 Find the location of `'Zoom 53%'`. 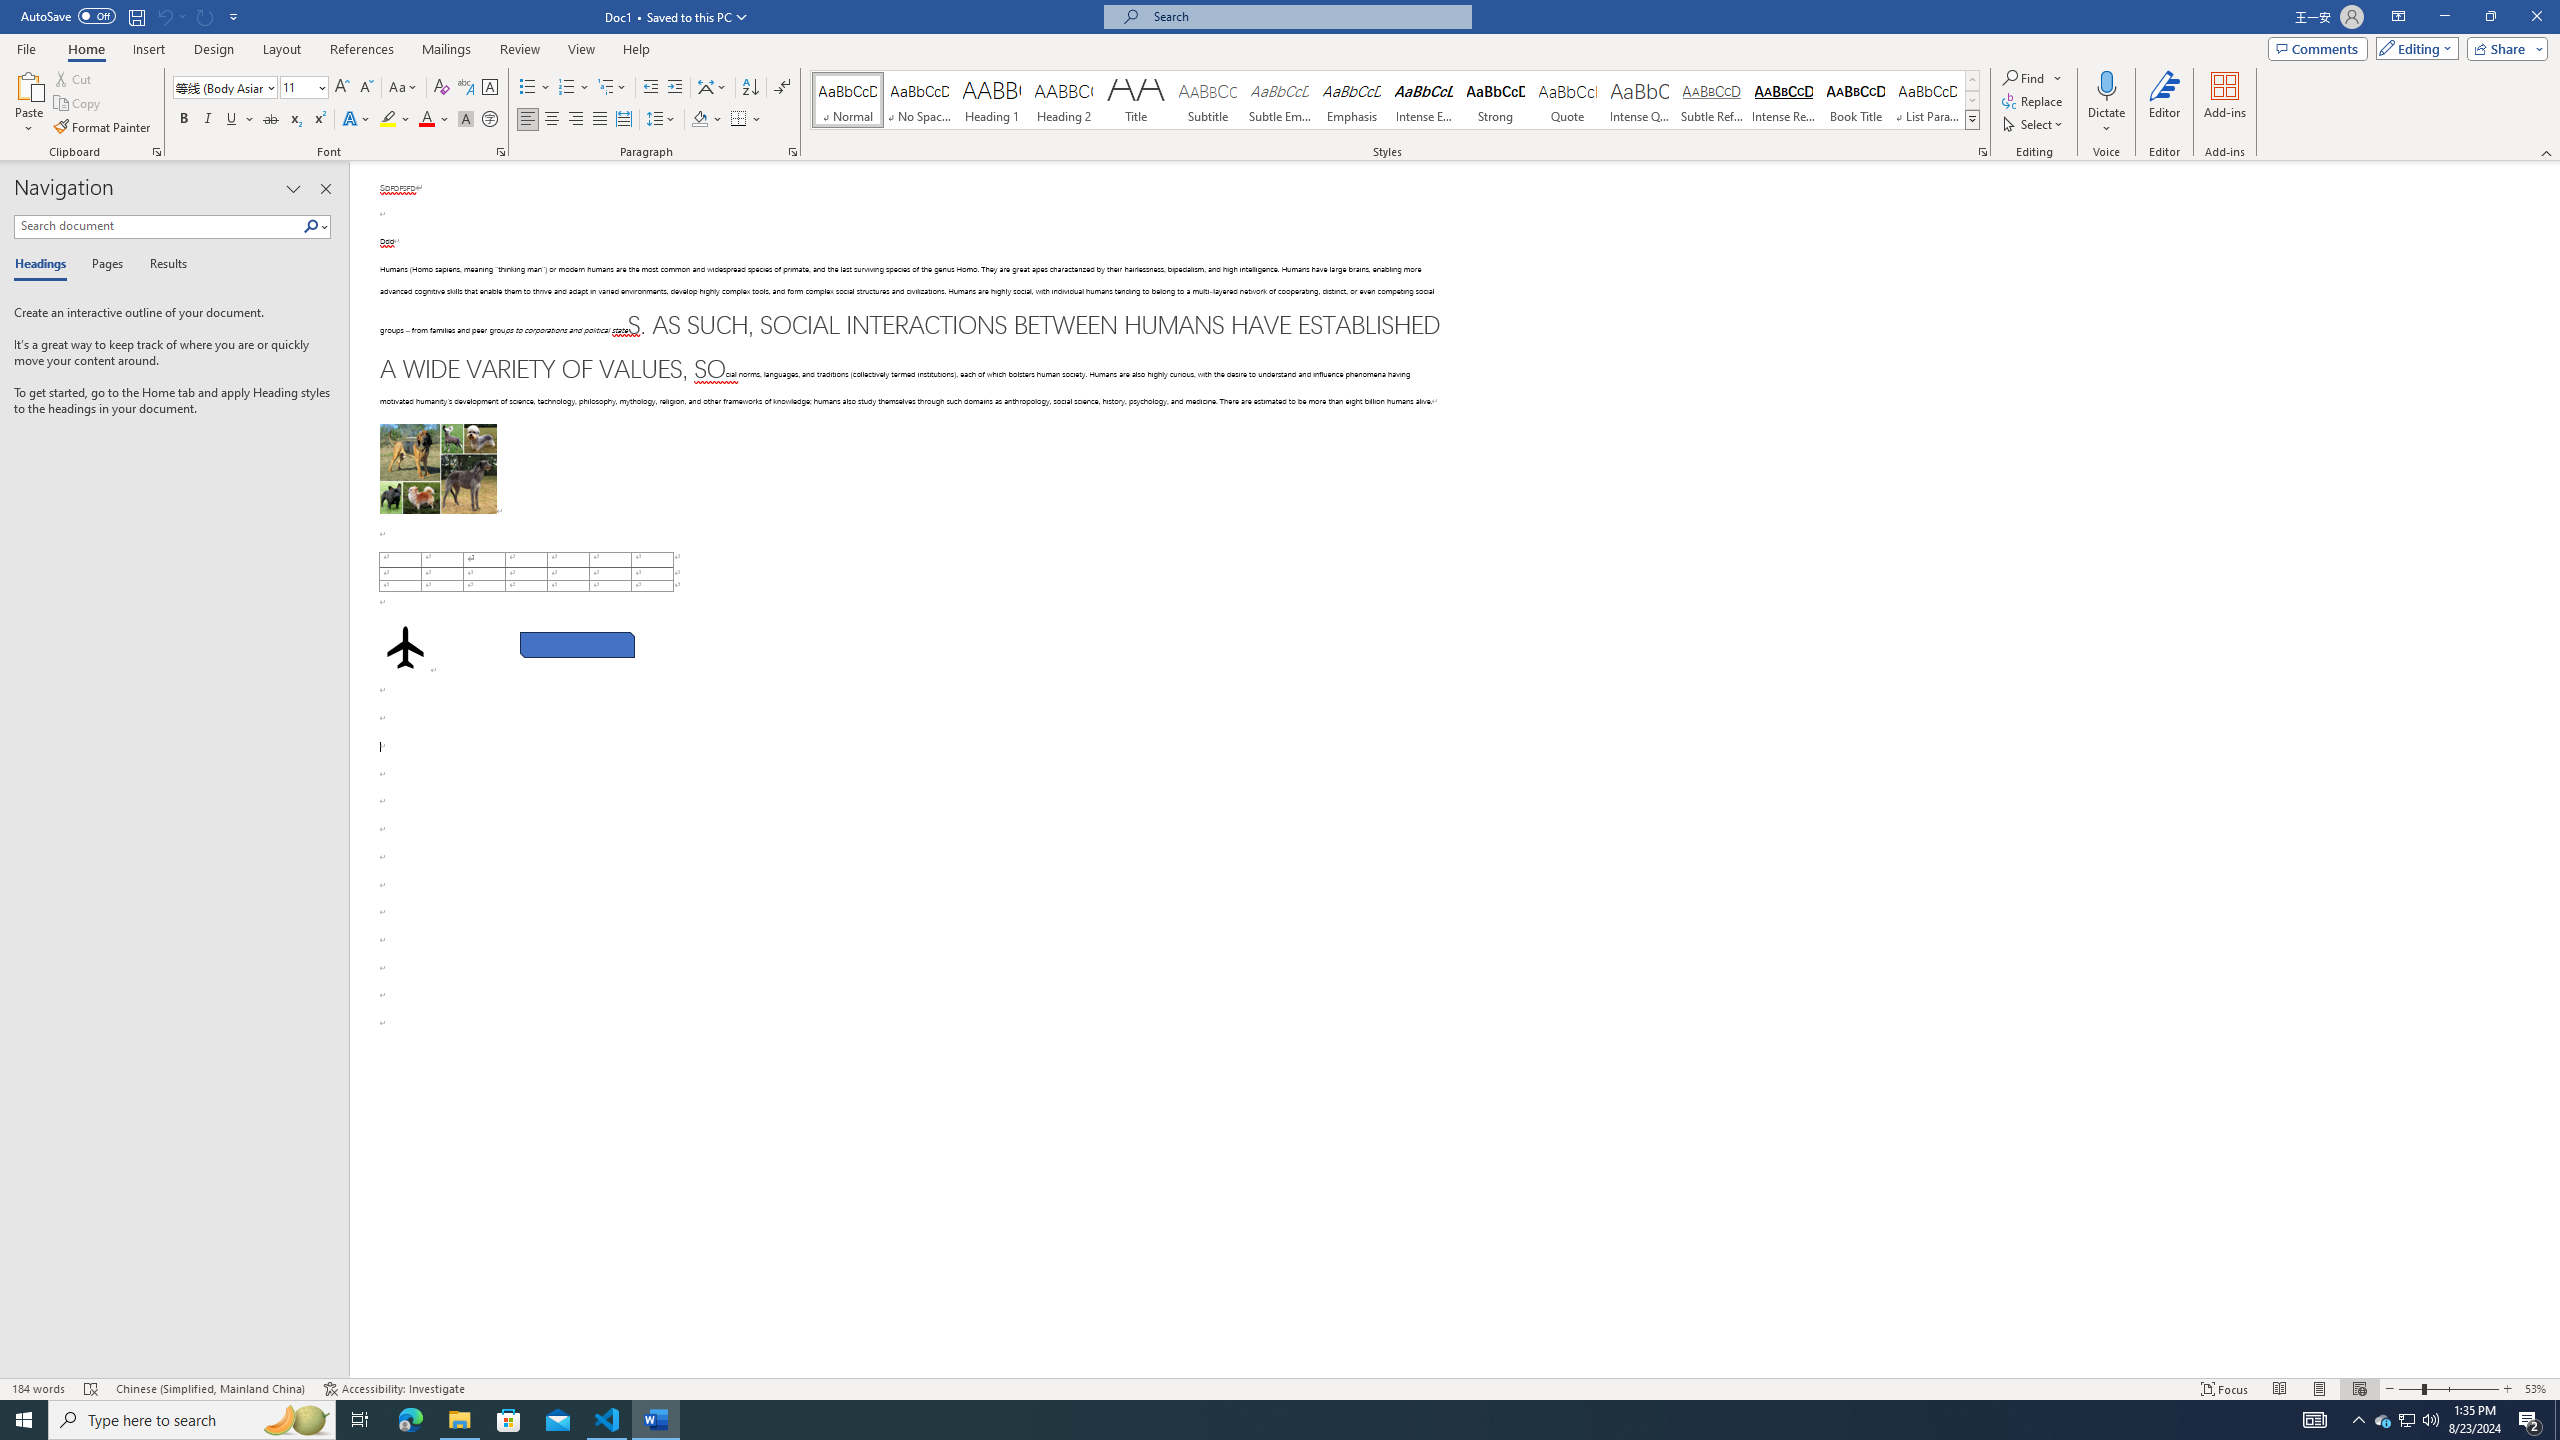

'Zoom 53%' is located at coordinates (2537, 1389).